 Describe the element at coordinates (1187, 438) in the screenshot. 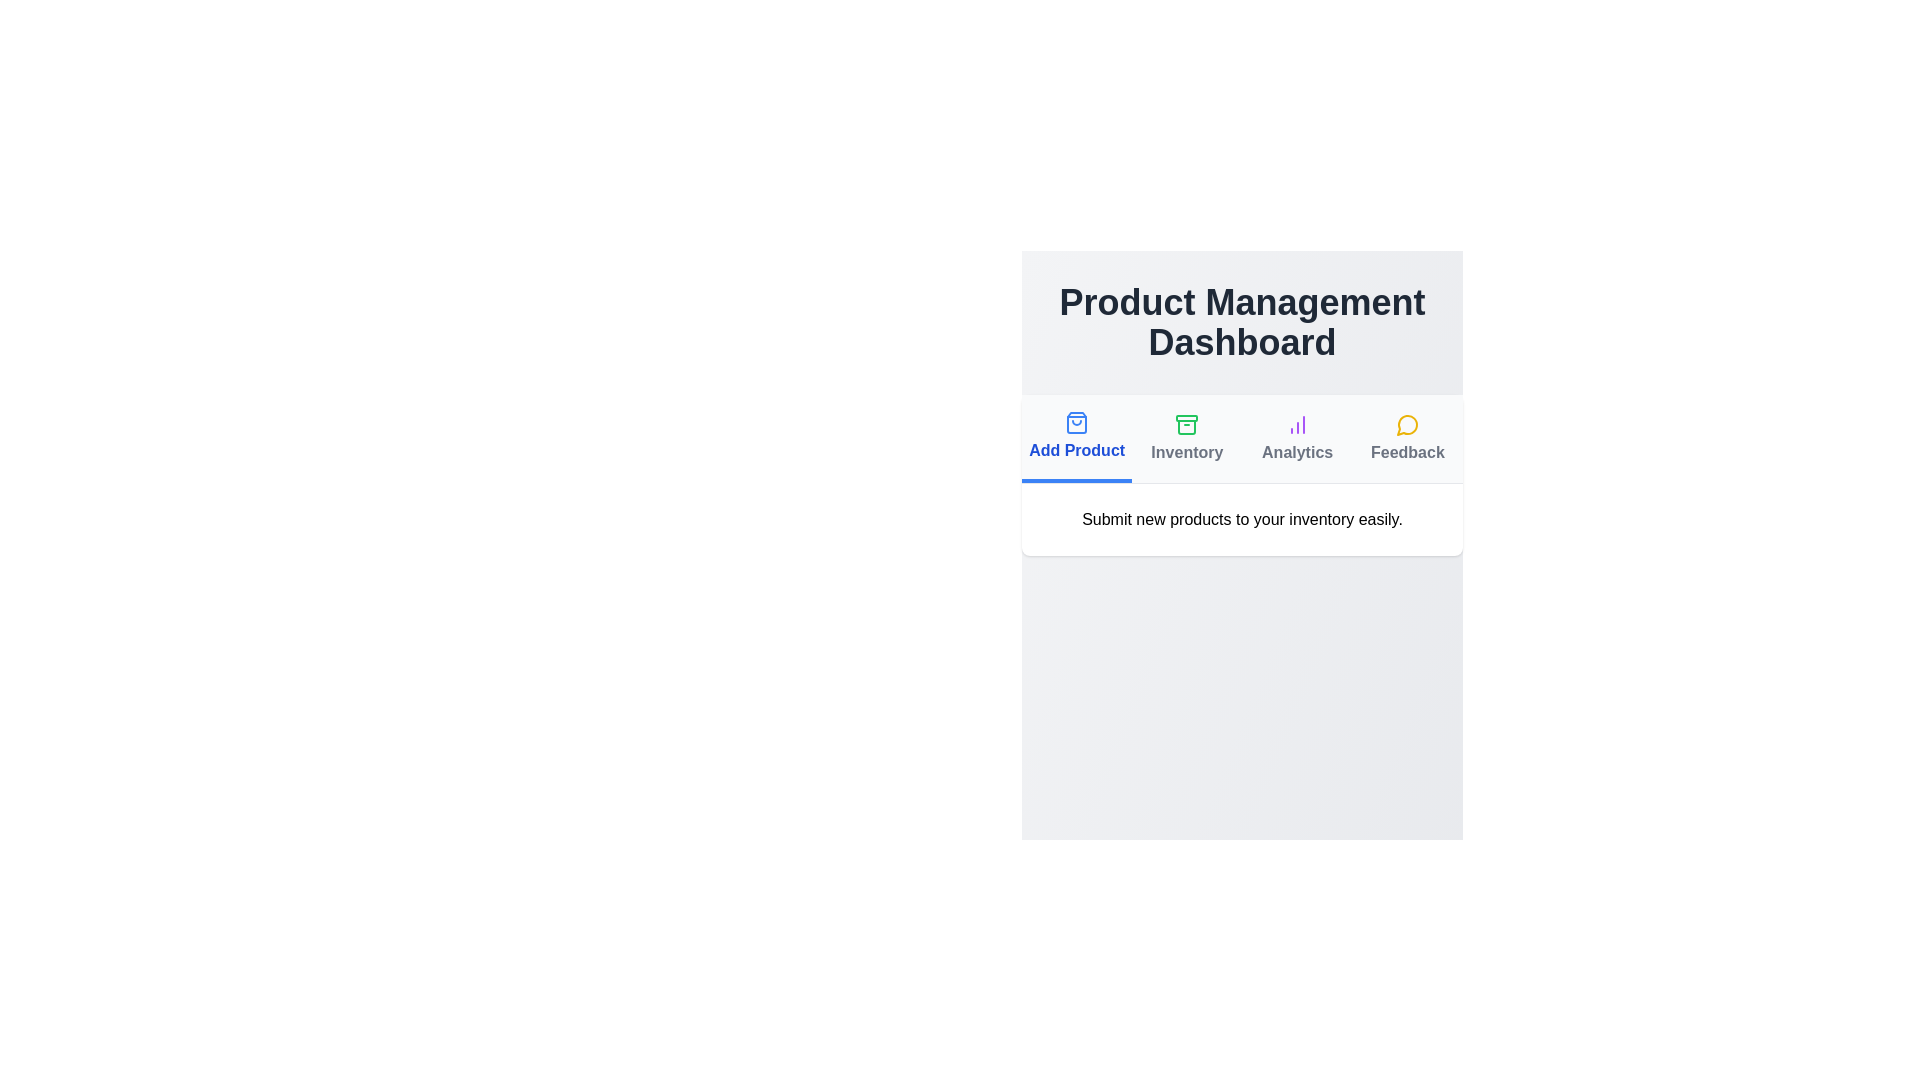

I see `the 'Inventory' button, which is the second button from the left in the horizontal group under 'Product Management Dashboard'` at that location.